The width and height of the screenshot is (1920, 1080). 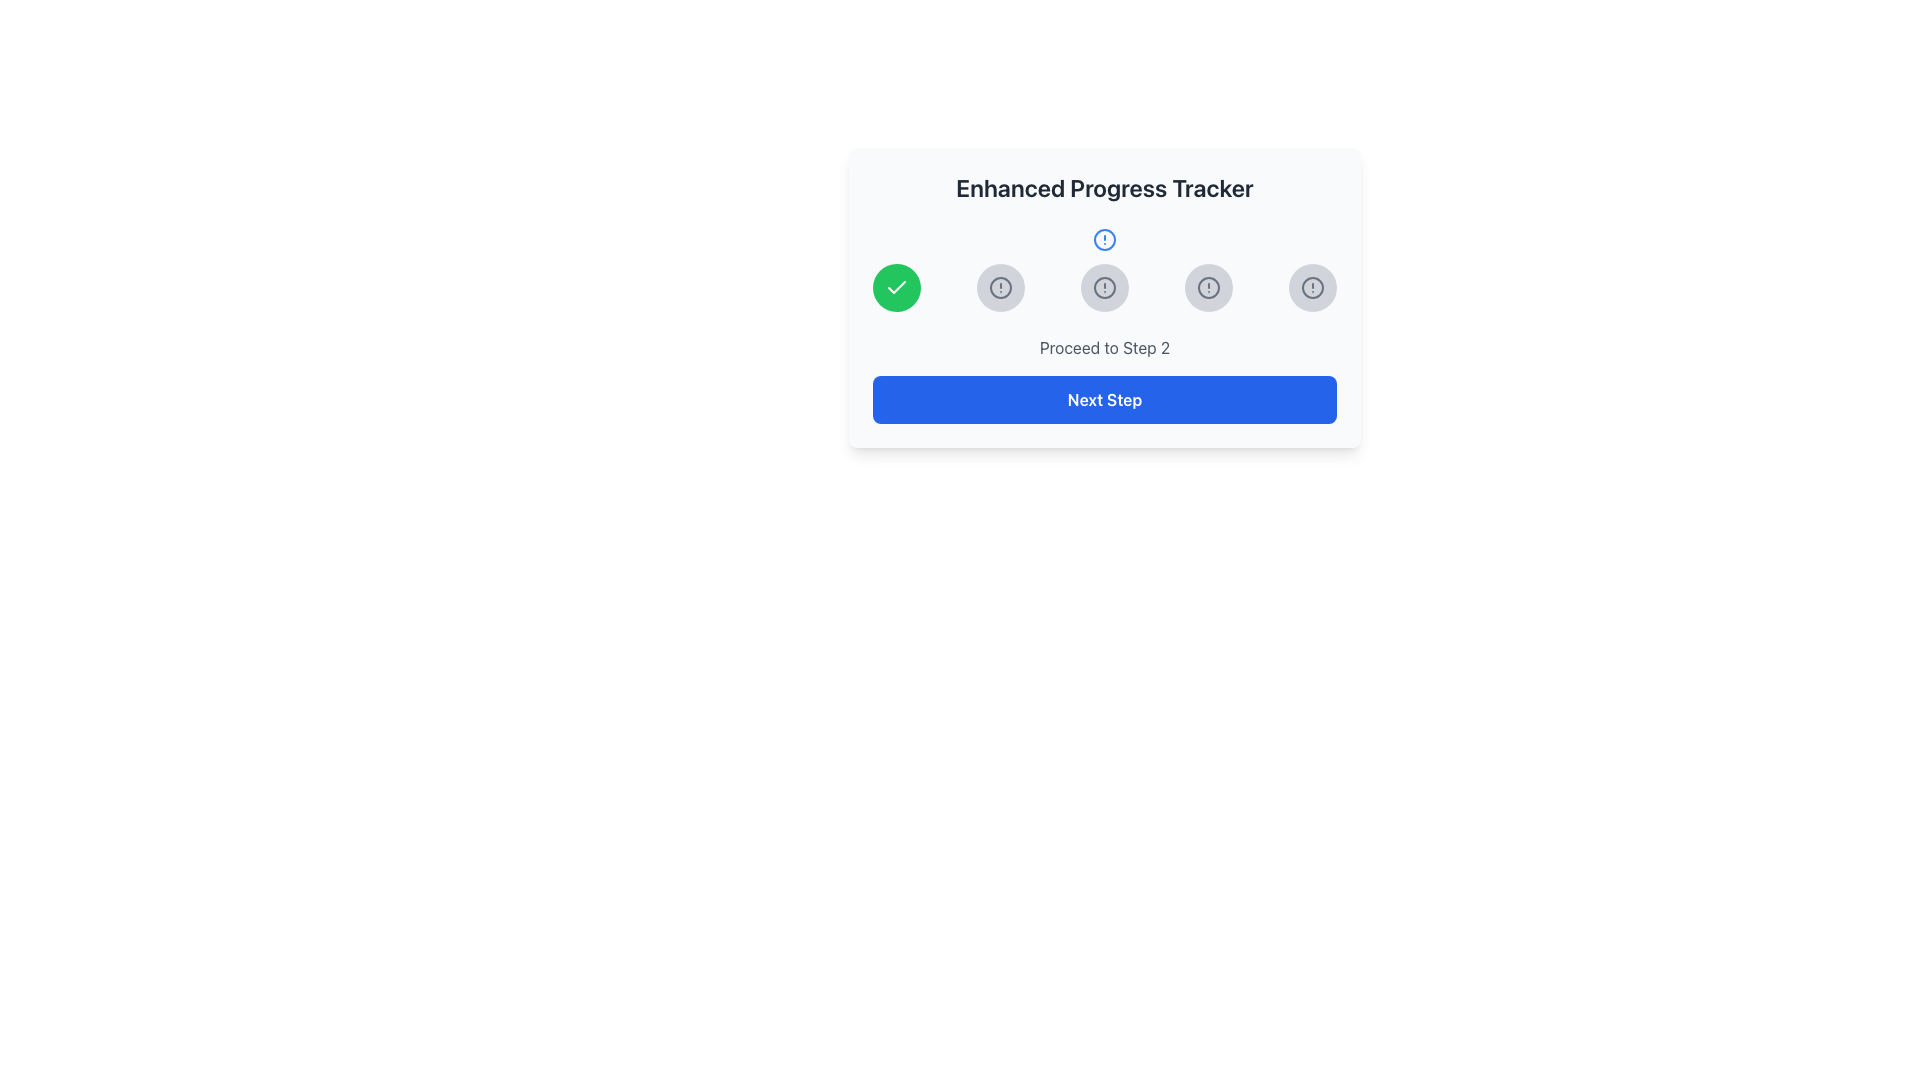 What do you see at coordinates (1103, 188) in the screenshot?
I see `the header text element located at the top of the card component, which serves to inform the user about the current section or purpose of the card` at bounding box center [1103, 188].